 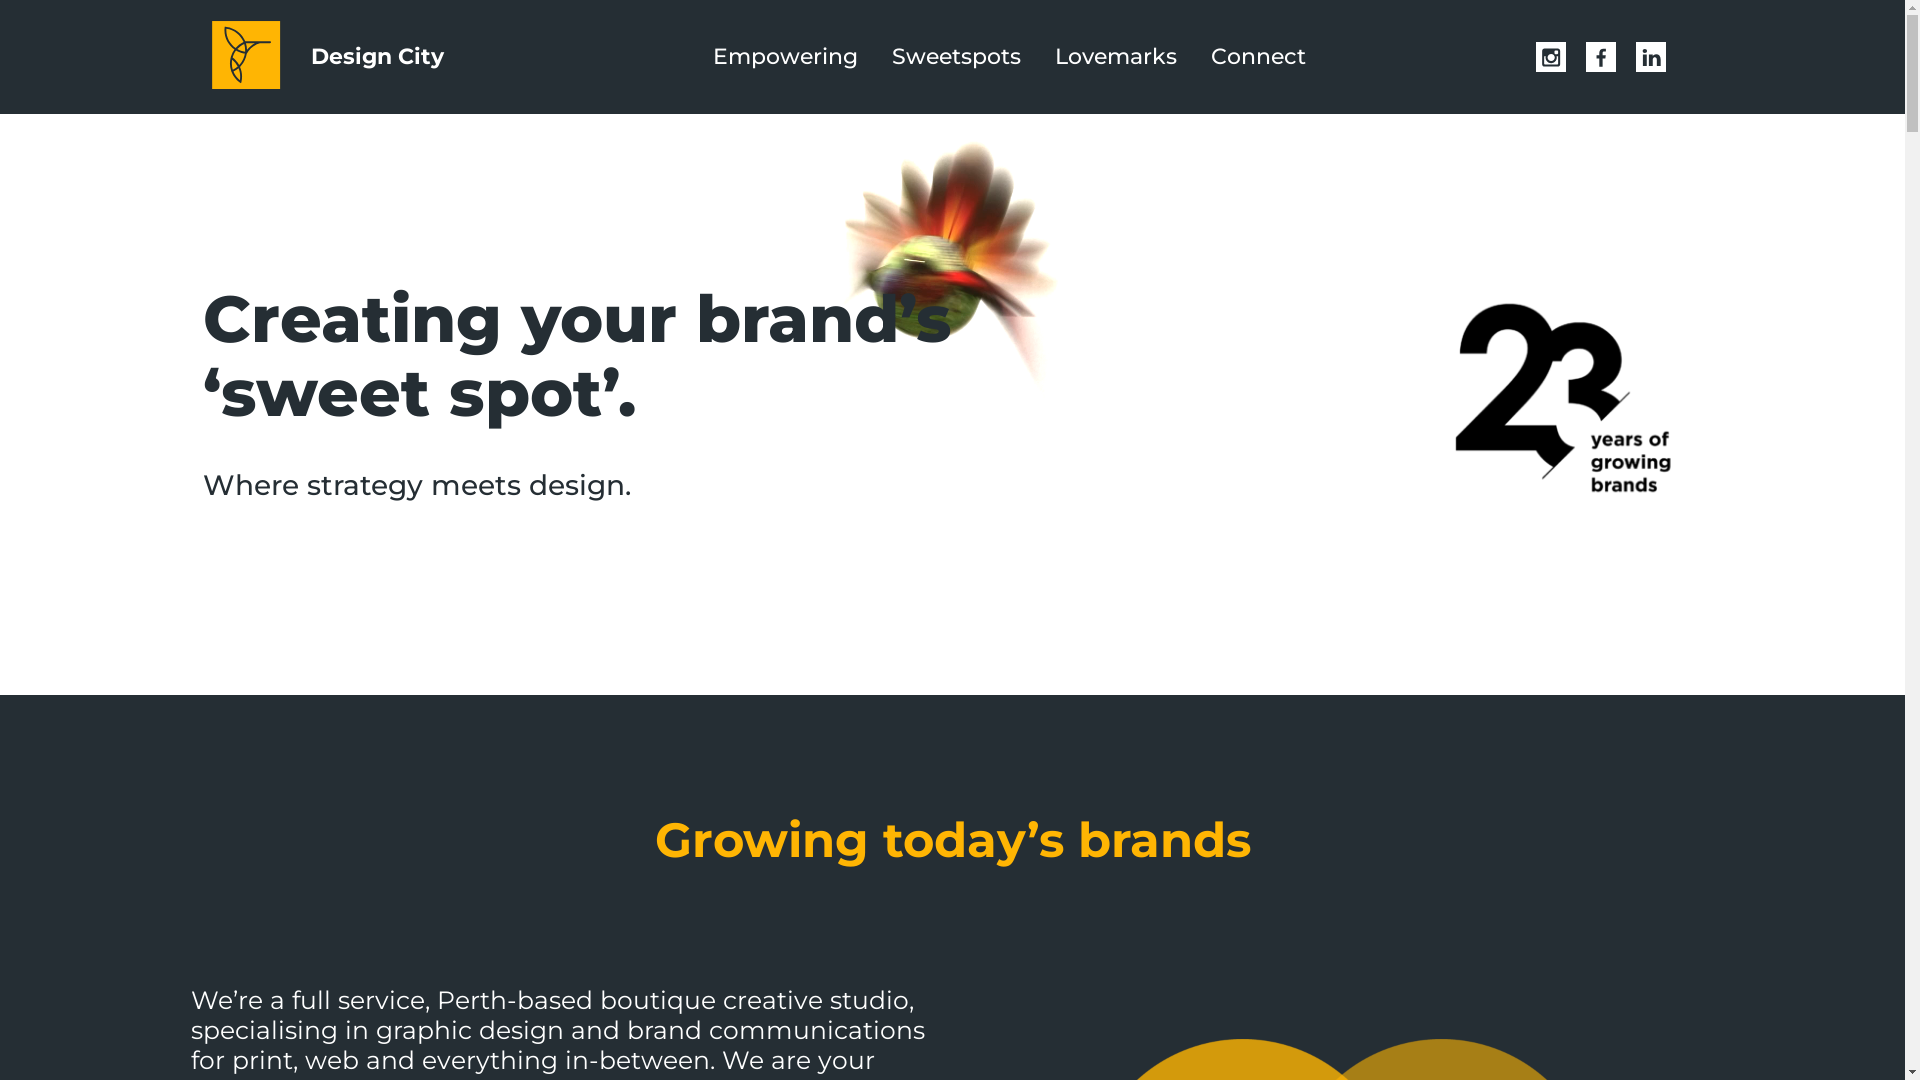 I want to click on 'Sweetspots', so click(x=885, y=56).